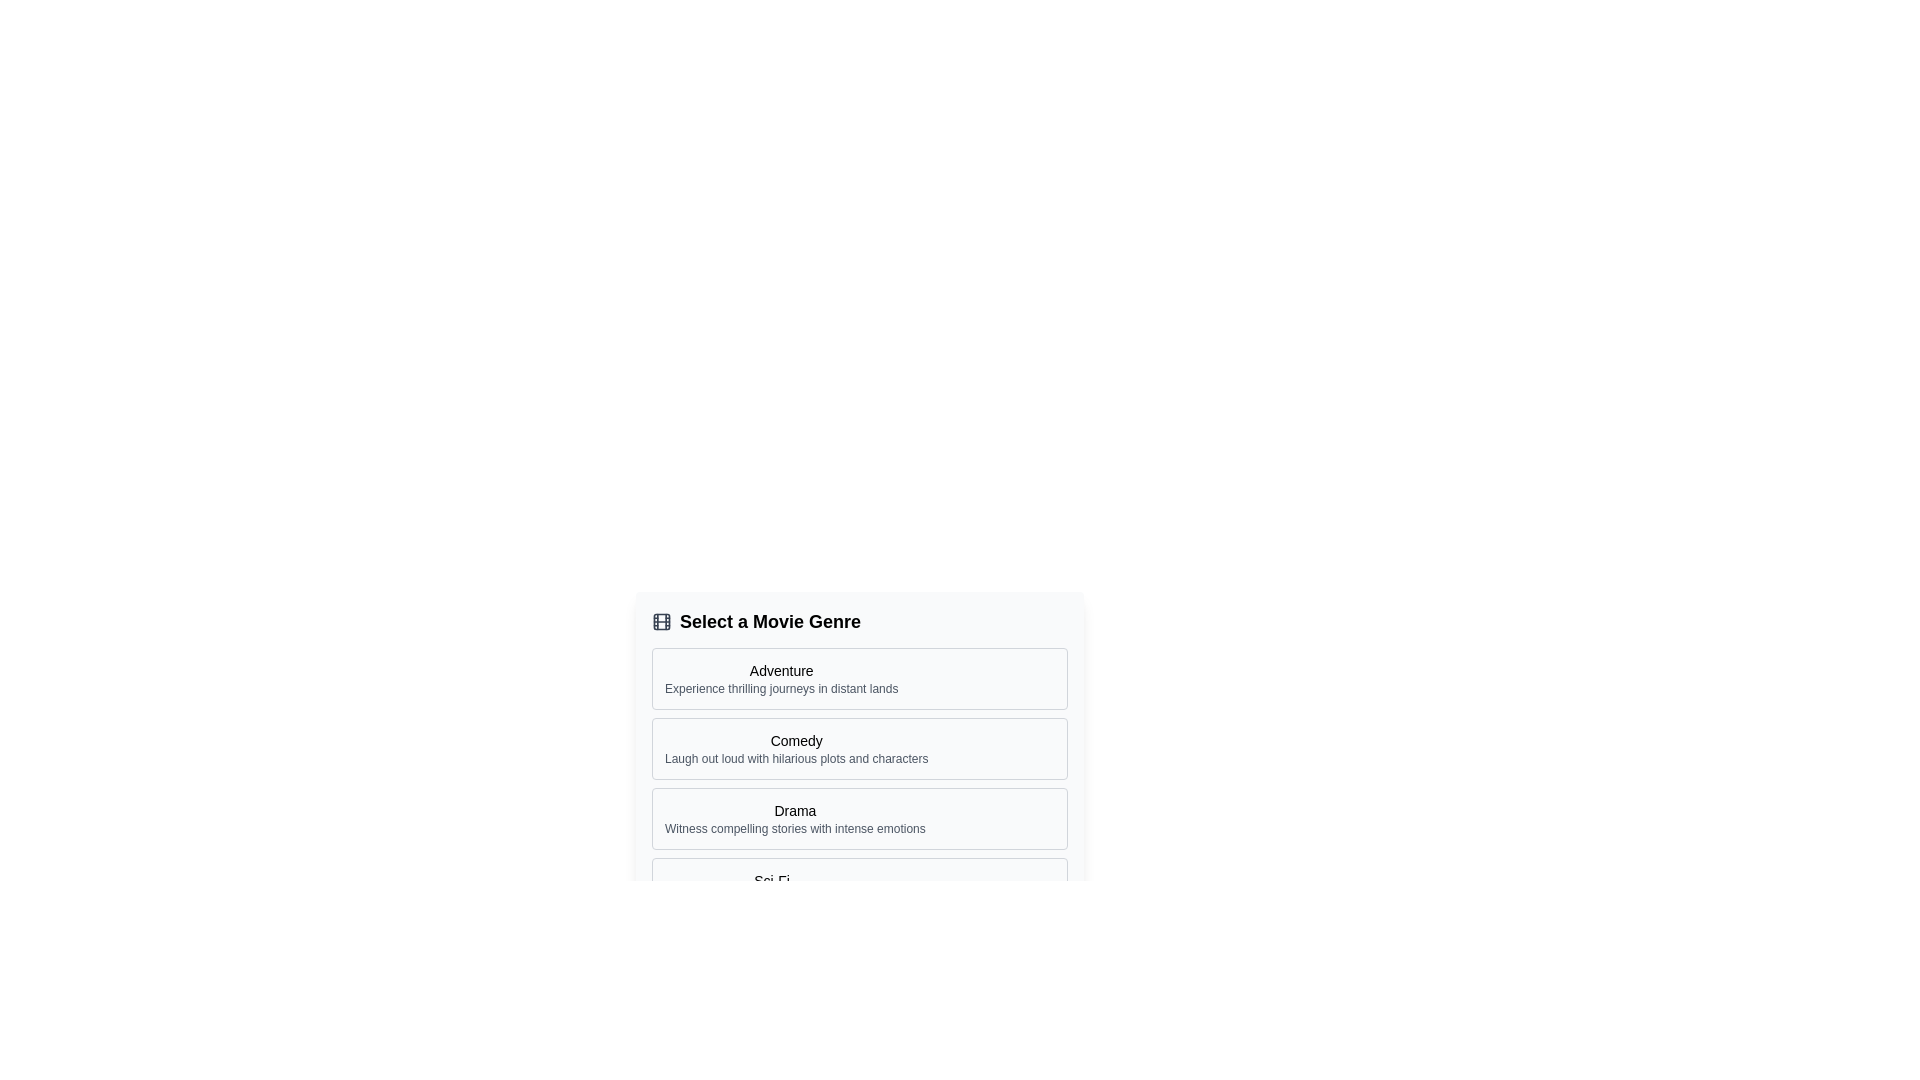 This screenshot has height=1080, width=1920. Describe the element at coordinates (859, 748) in the screenshot. I see `the 'Comedy' movie genre card, which is the second card in the vertical stack of four cards labeled 'Adventure', 'Comedy', 'Drama', and 'Sci-Fi'` at that location.